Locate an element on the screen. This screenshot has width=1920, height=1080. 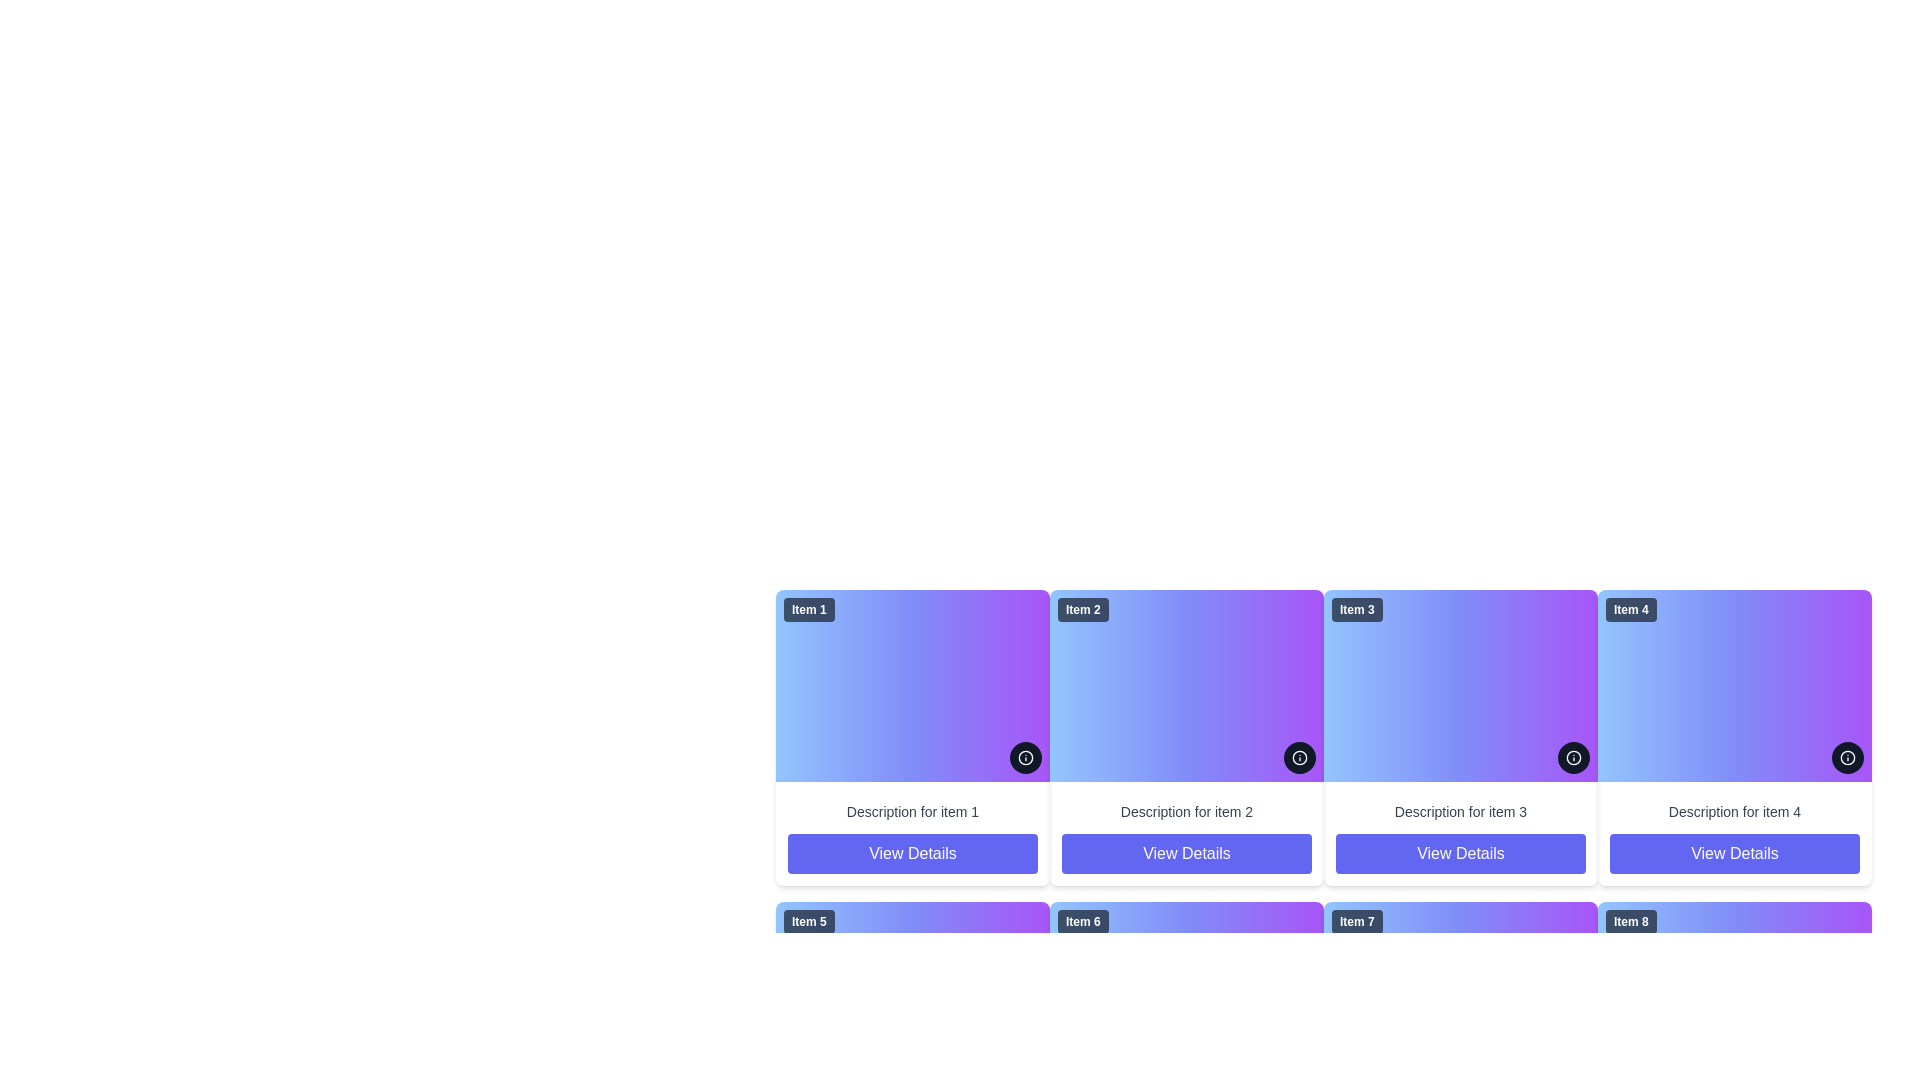
the static text label that describes 'Item 1', located above the 'View Details' button in the card layout is located at coordinates (911, 812).